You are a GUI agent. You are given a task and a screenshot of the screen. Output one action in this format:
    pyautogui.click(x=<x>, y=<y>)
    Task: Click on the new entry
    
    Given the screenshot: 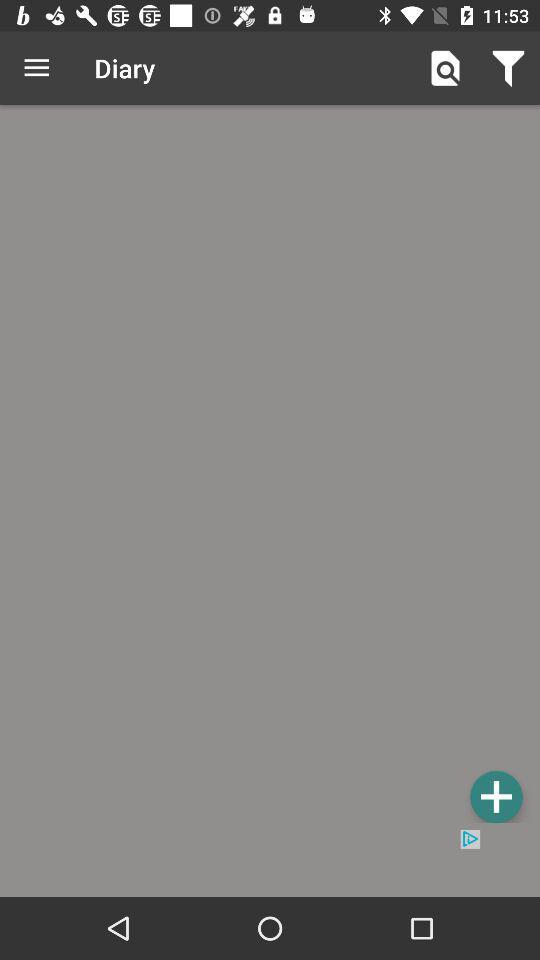 What is the action you would take?
    pyautogui.click(x=495, y=796)
    